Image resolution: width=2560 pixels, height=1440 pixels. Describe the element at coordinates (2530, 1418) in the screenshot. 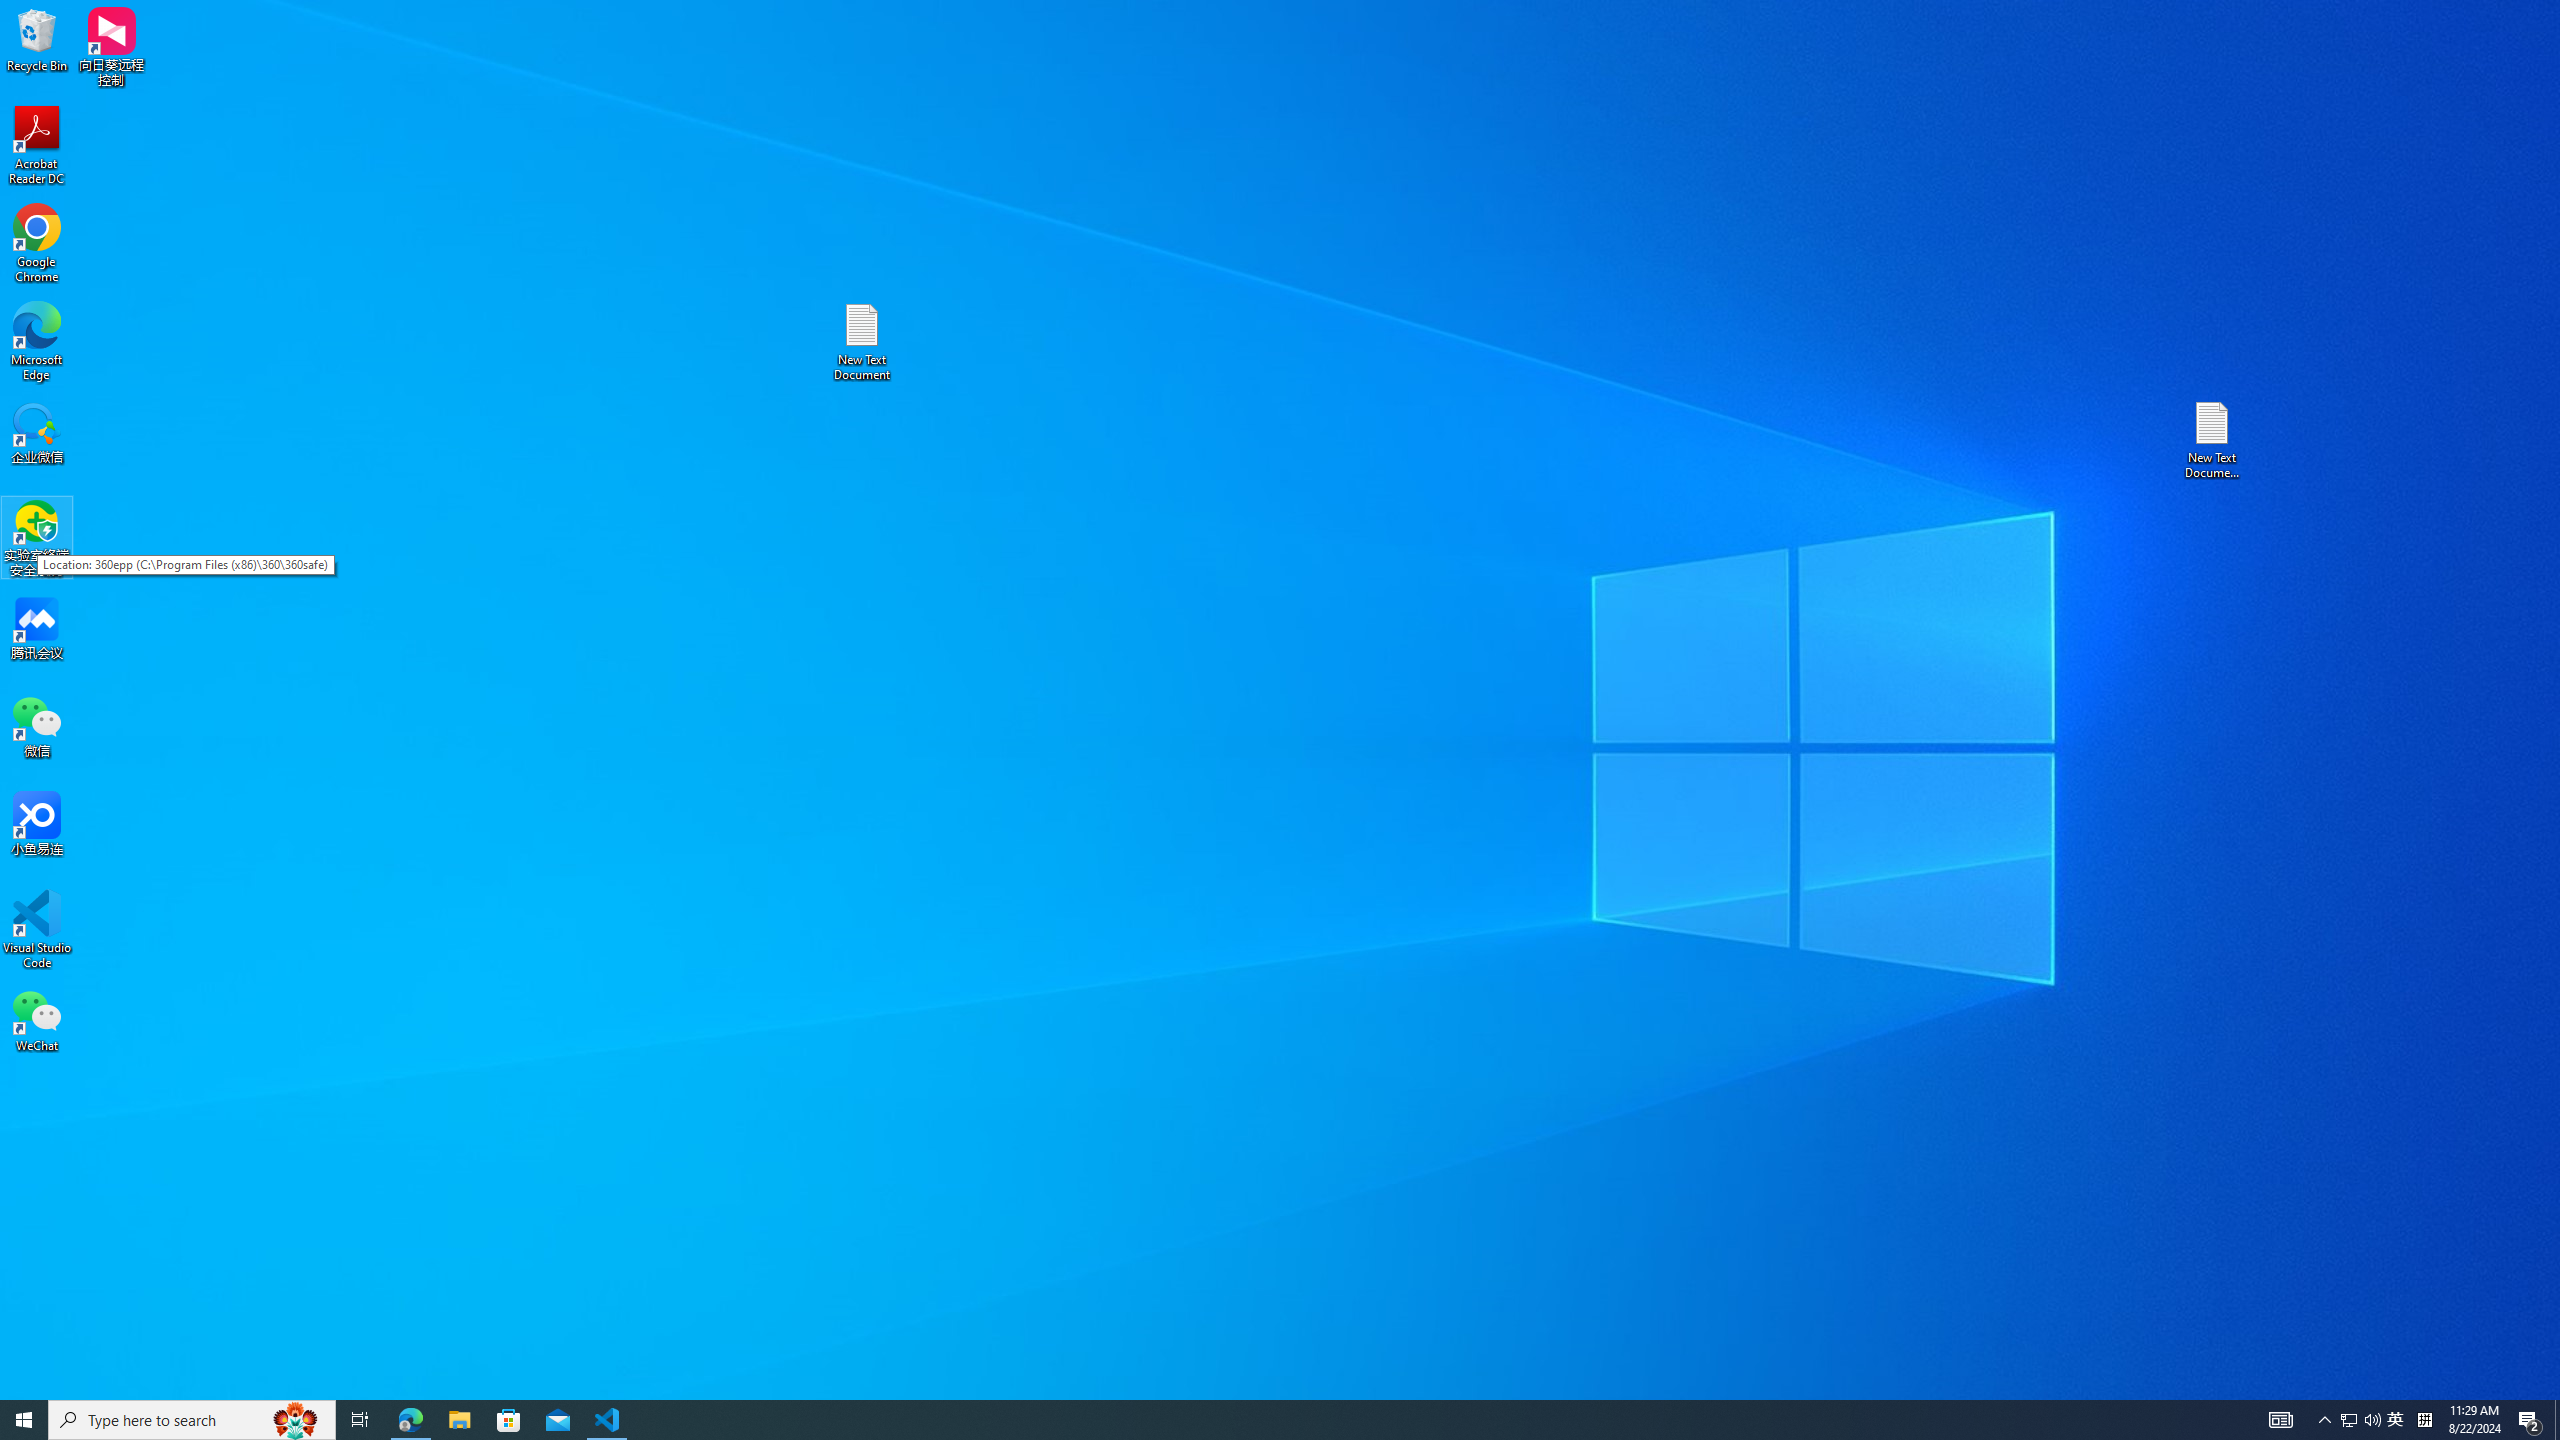

I see `'Action Center, 2 new notifications'` at that location.